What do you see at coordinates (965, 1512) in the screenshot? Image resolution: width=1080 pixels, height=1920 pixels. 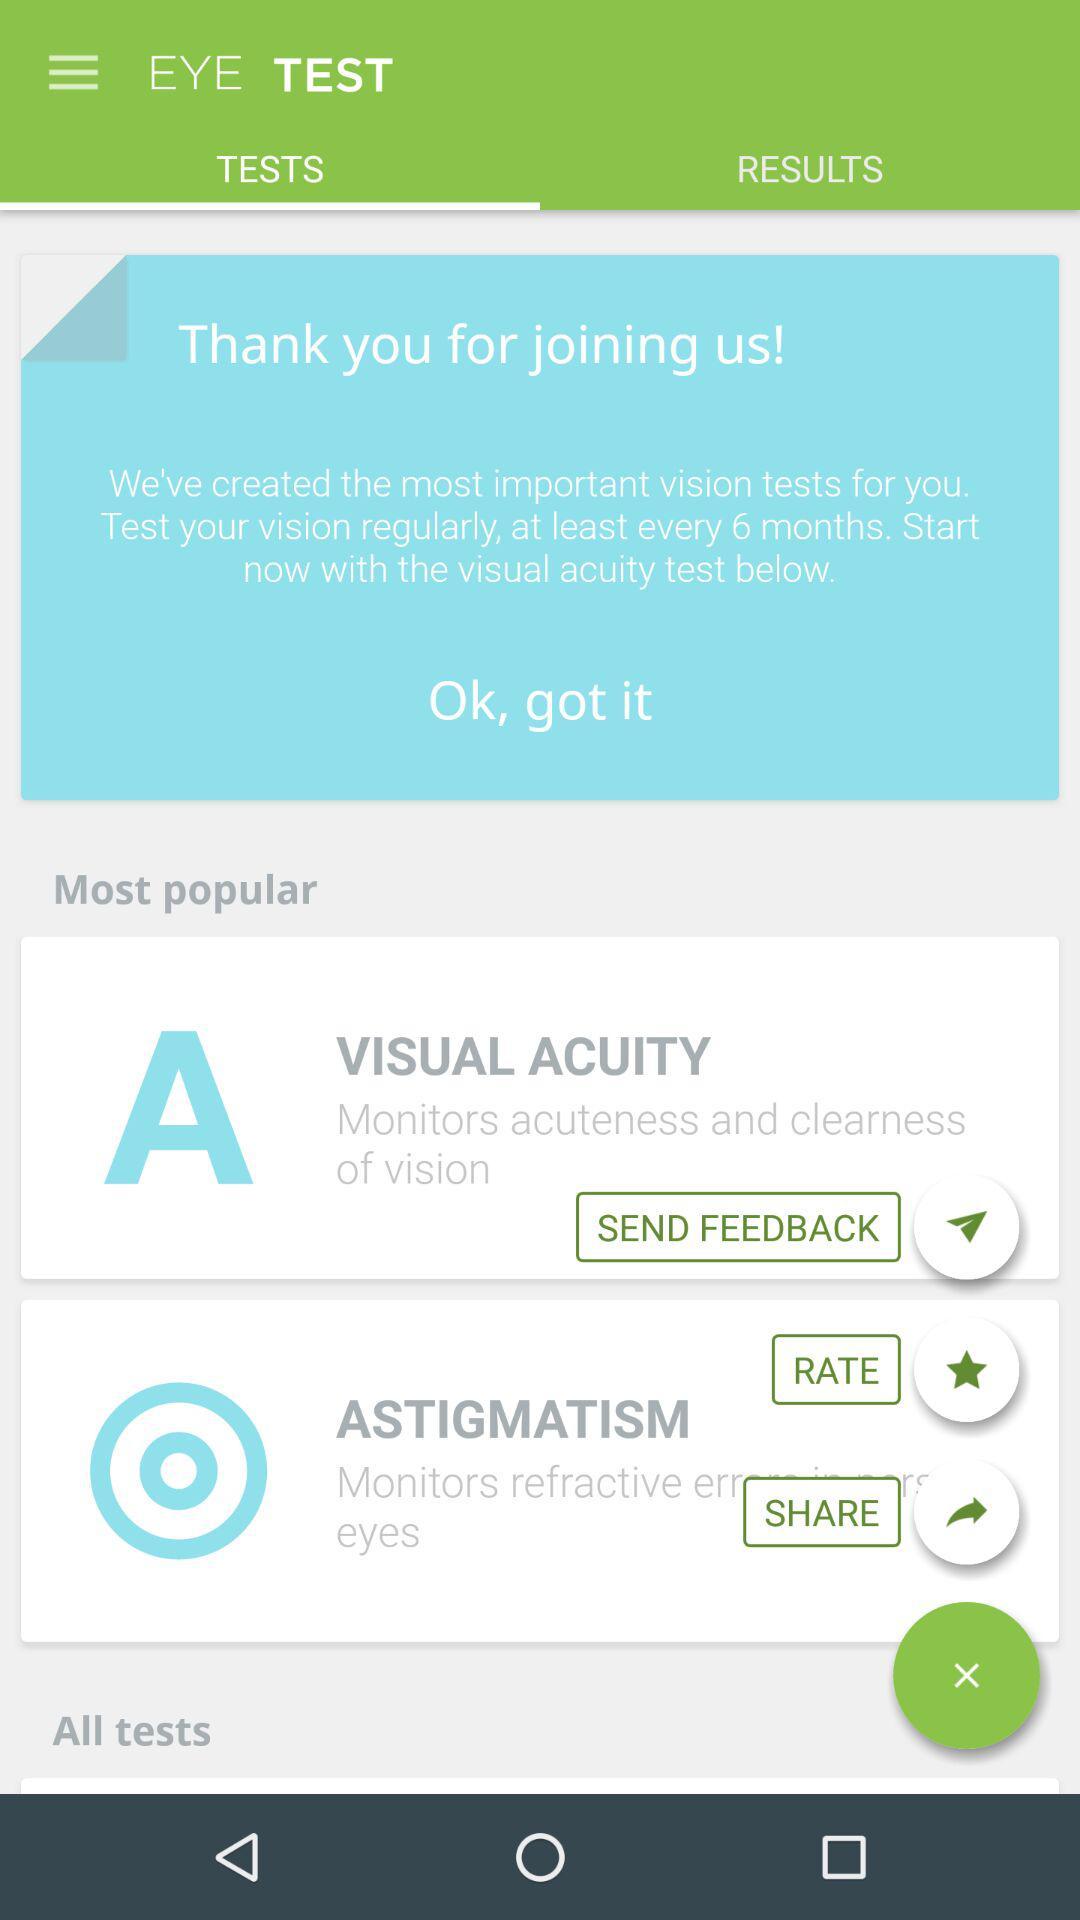 I see `the redo icon` at bounding box center [965, 1512].